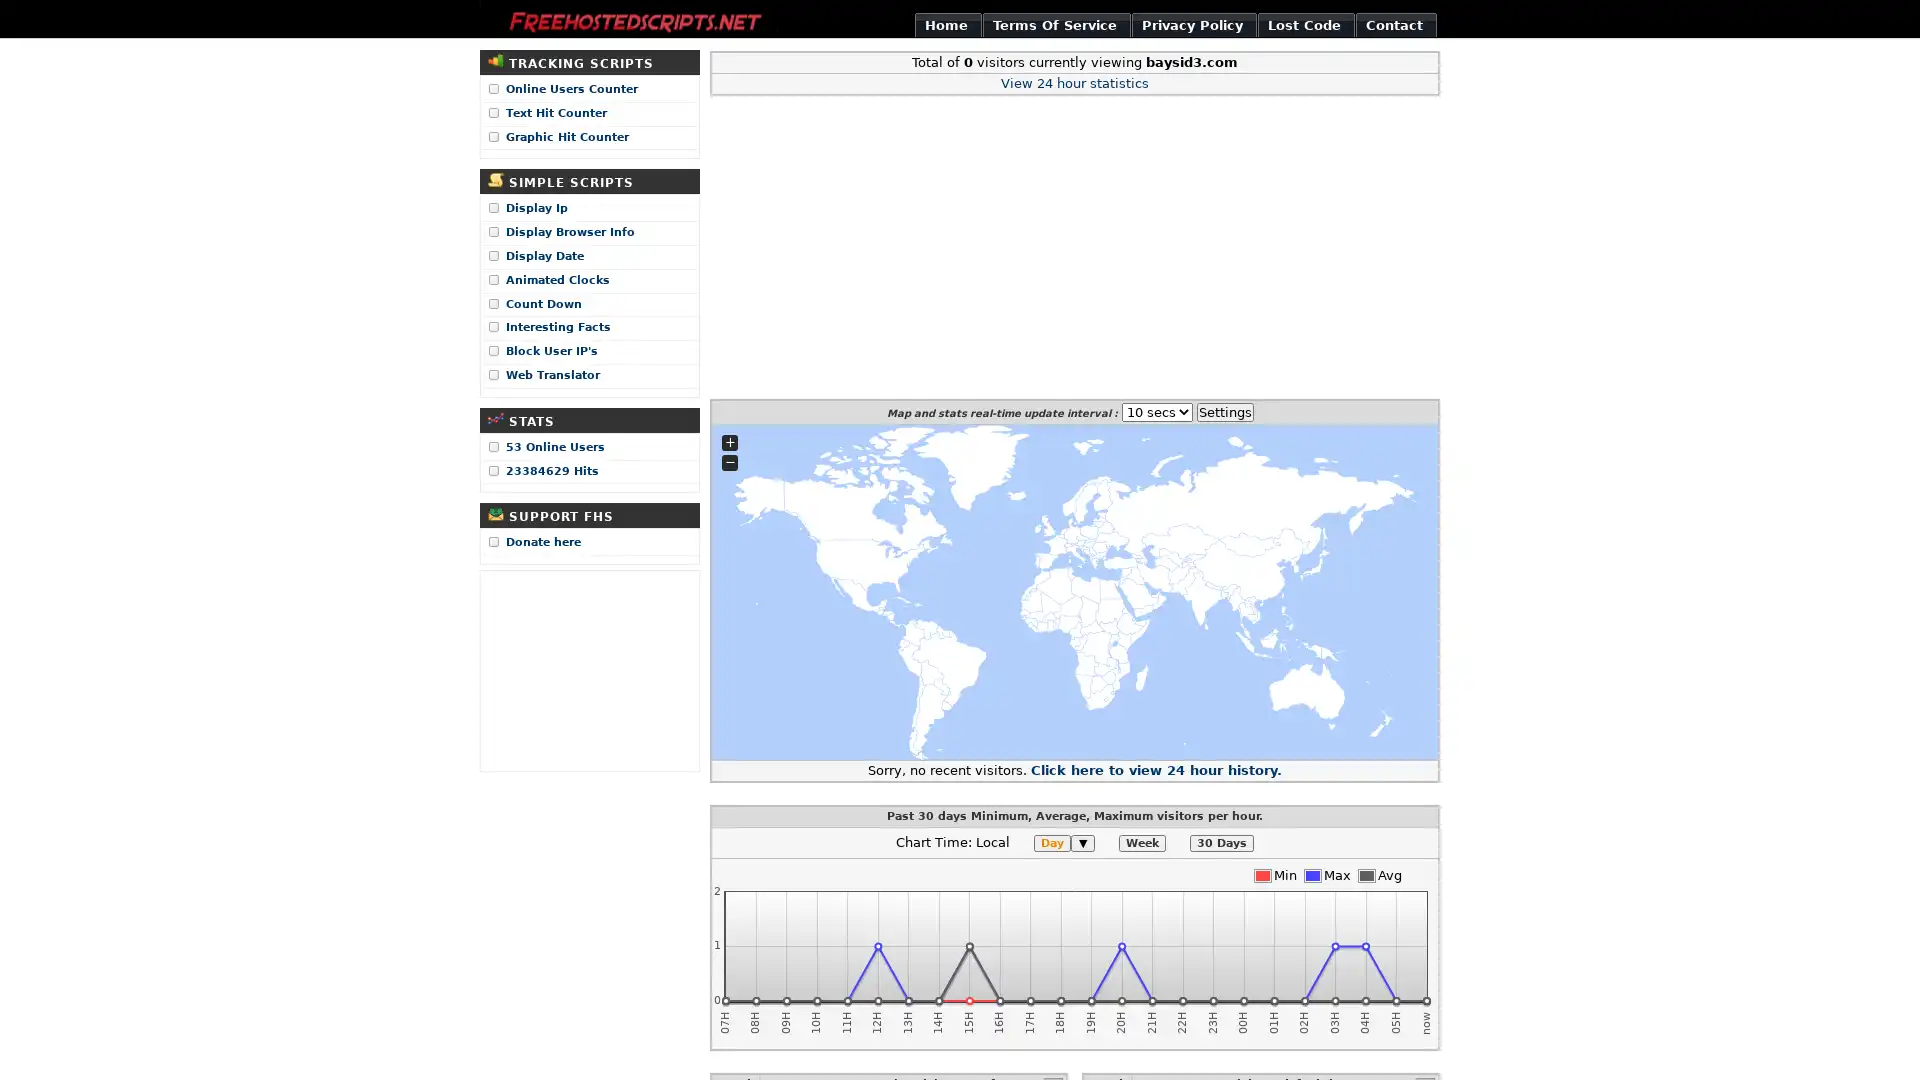 The image size is (1920, 1080). Describe the element at coordinates (1142, 843) in the screenshot. I see `Week` at that location.